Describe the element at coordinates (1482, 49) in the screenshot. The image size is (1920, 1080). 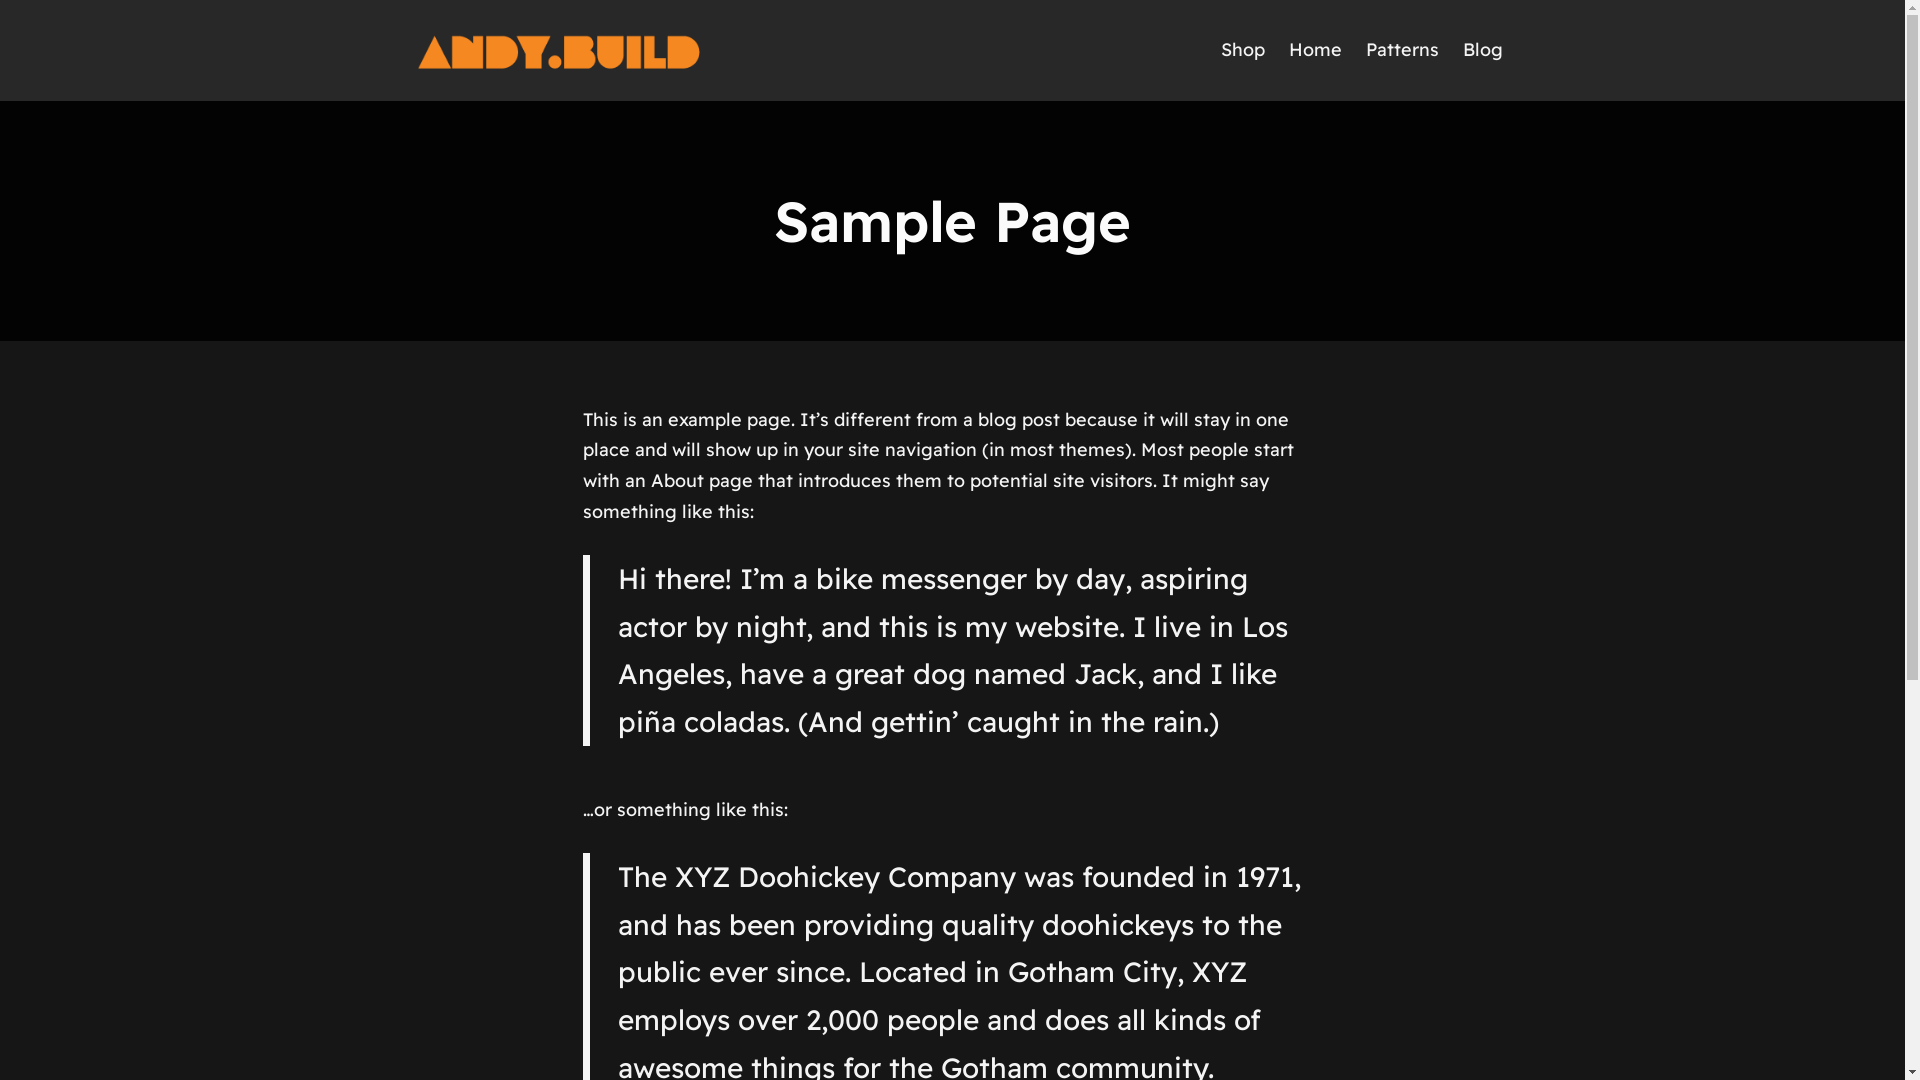
I see `'Blog'` at that location.